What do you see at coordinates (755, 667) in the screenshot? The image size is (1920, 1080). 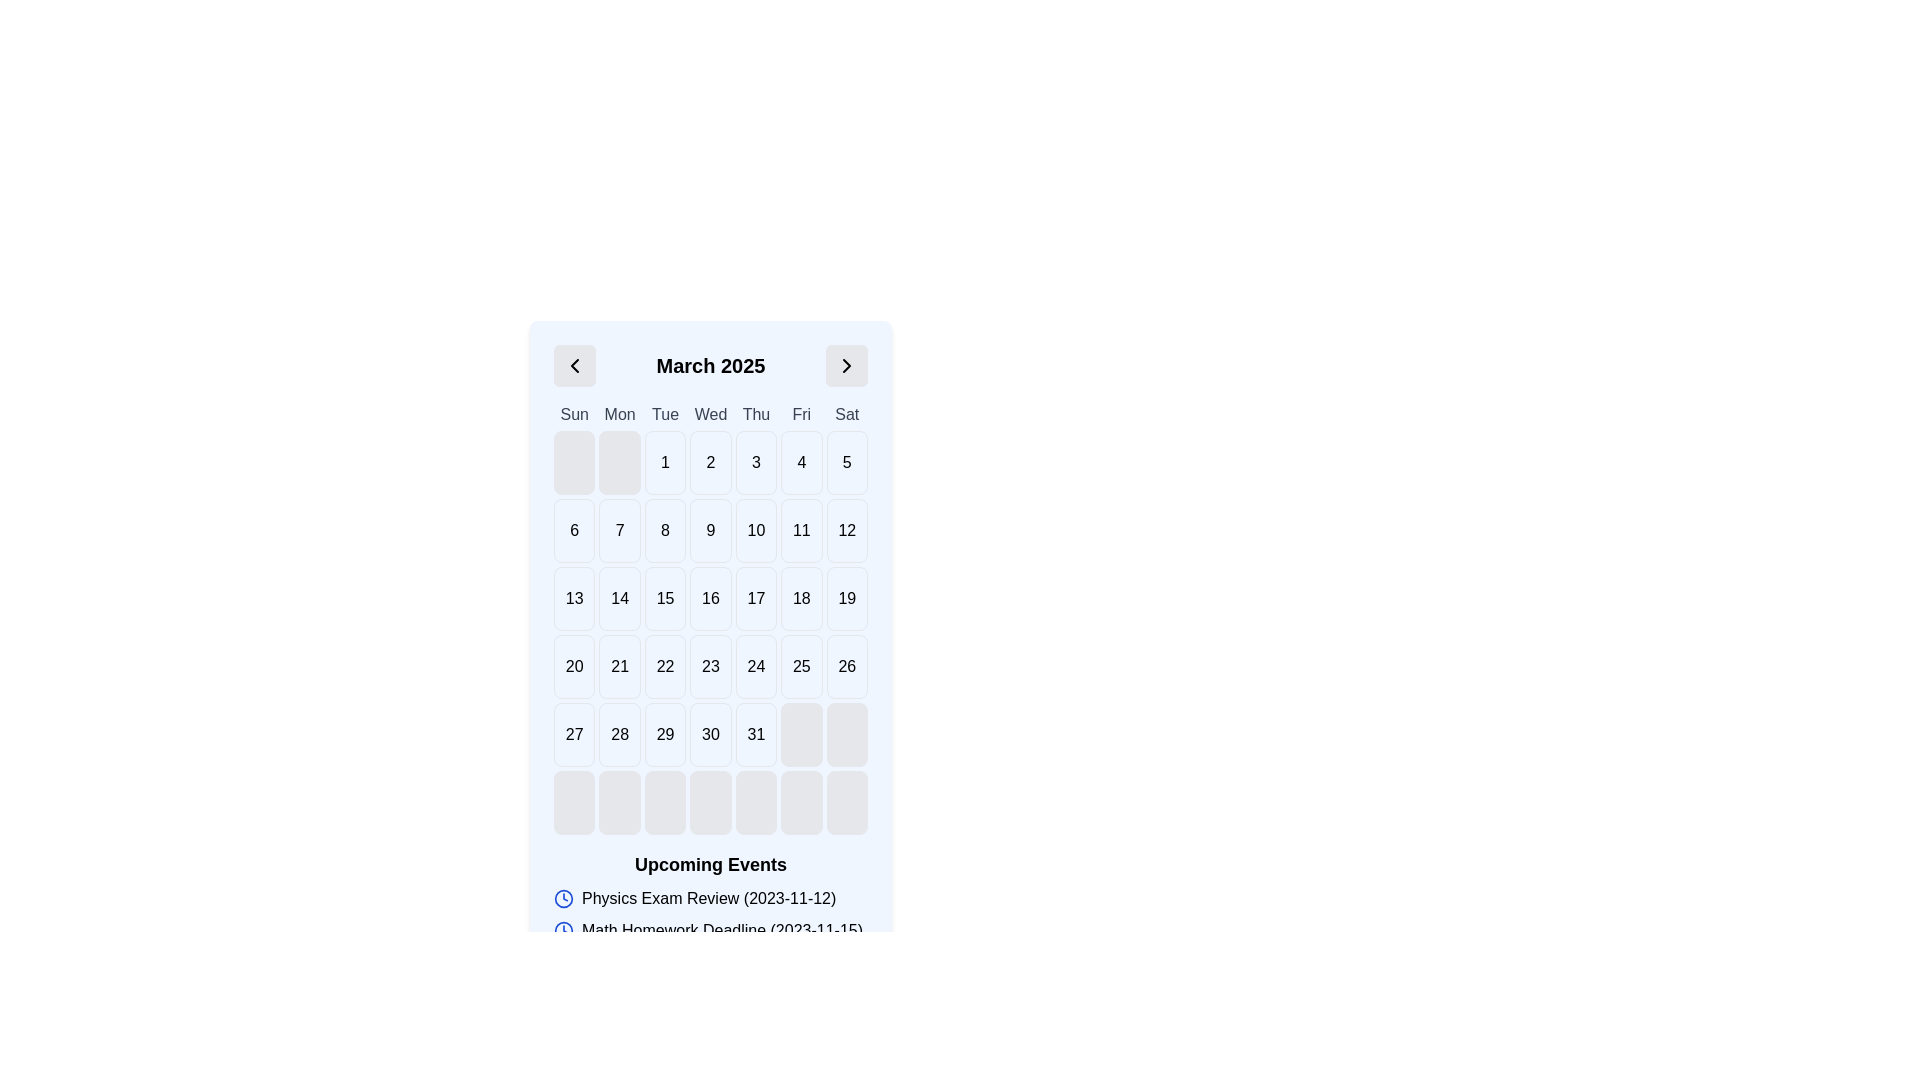 I see `the Day cell displaying the number '24' in the calendar grid` at bounding box center [755, 667].